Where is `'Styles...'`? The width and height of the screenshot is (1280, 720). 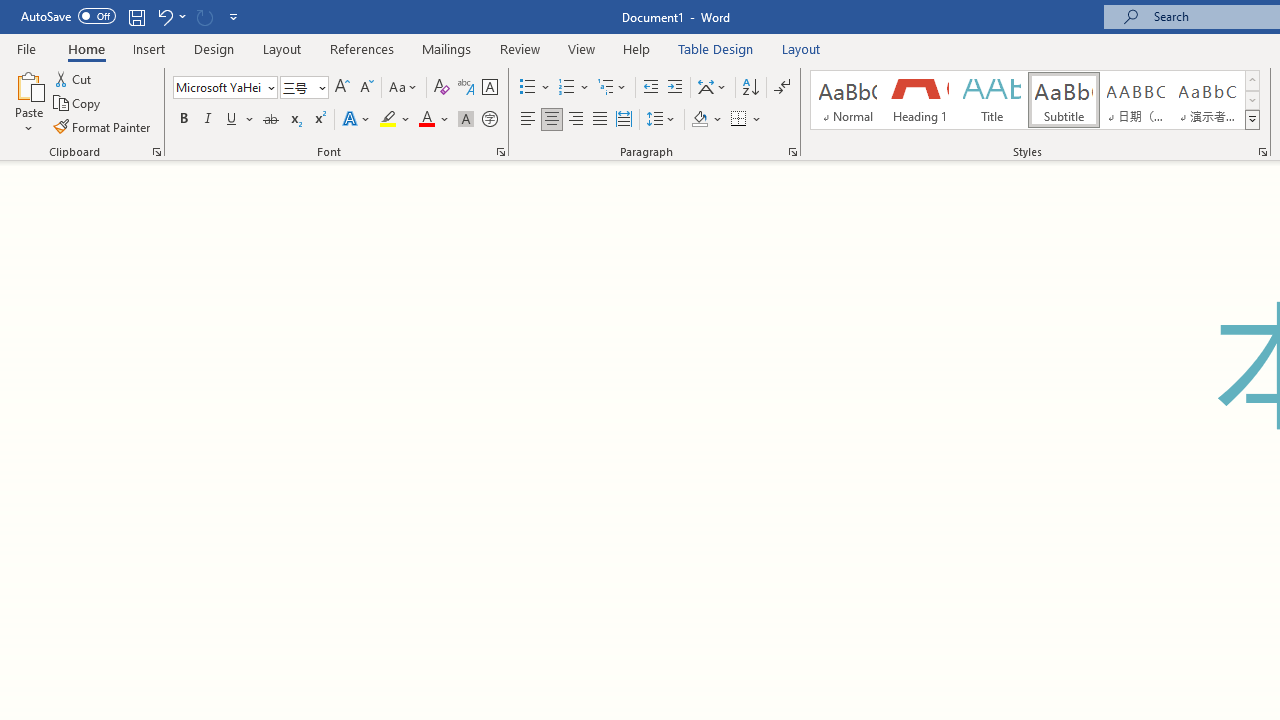
'Styles...' is located at coordinates (1261, 150).